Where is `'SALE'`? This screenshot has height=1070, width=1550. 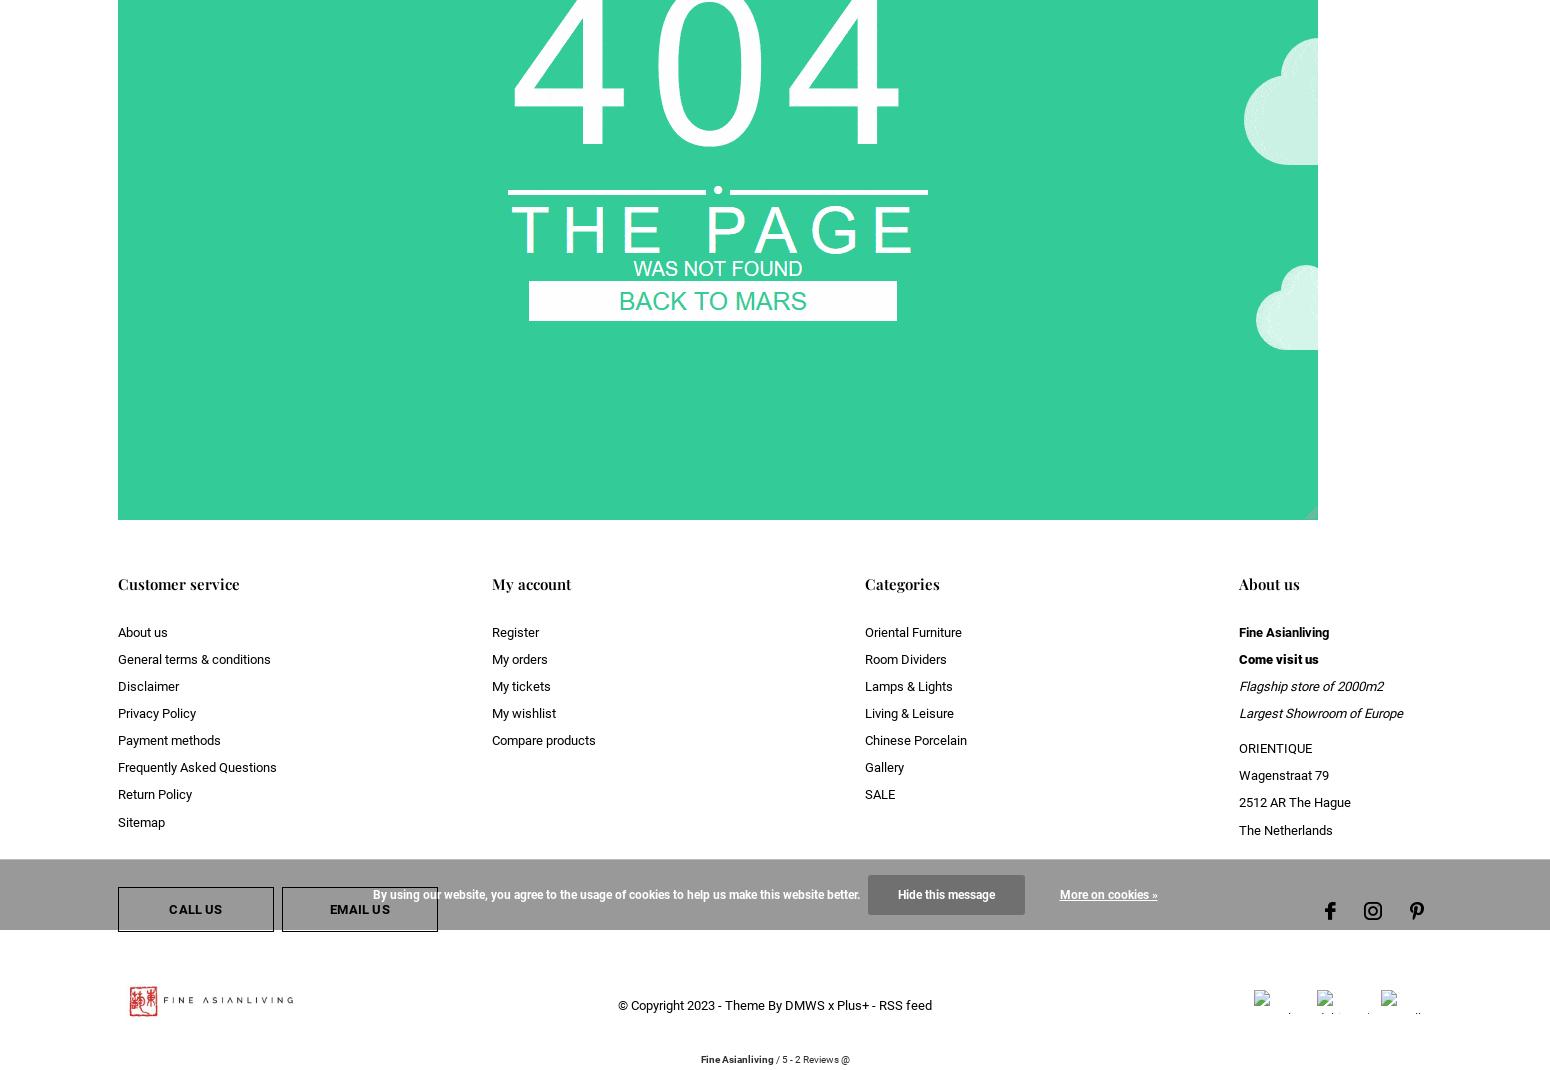 'SALE' is located at coordinates (879, 793).